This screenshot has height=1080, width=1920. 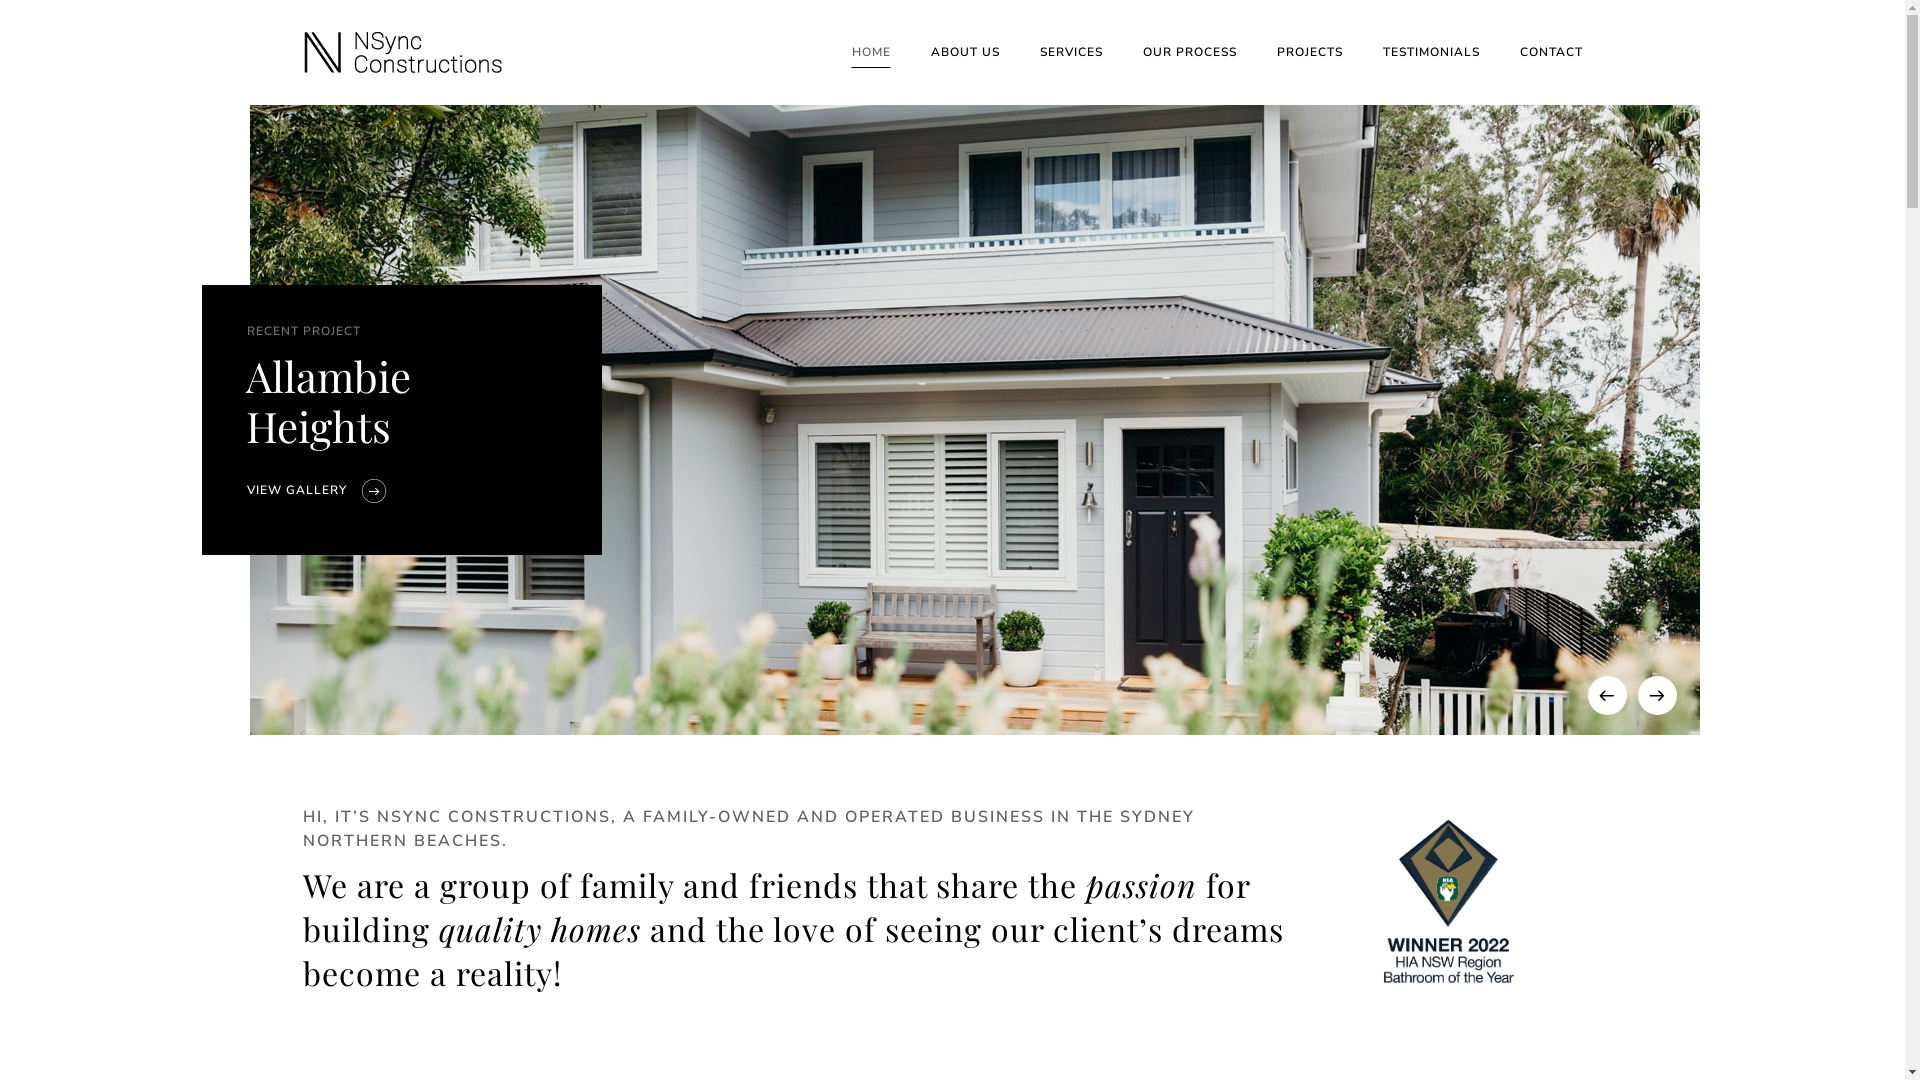 What do you see at coordinates (1189, 51) in the screenshot?
I see `'OUR PROCESS'` at bounding box center [1189, 51].